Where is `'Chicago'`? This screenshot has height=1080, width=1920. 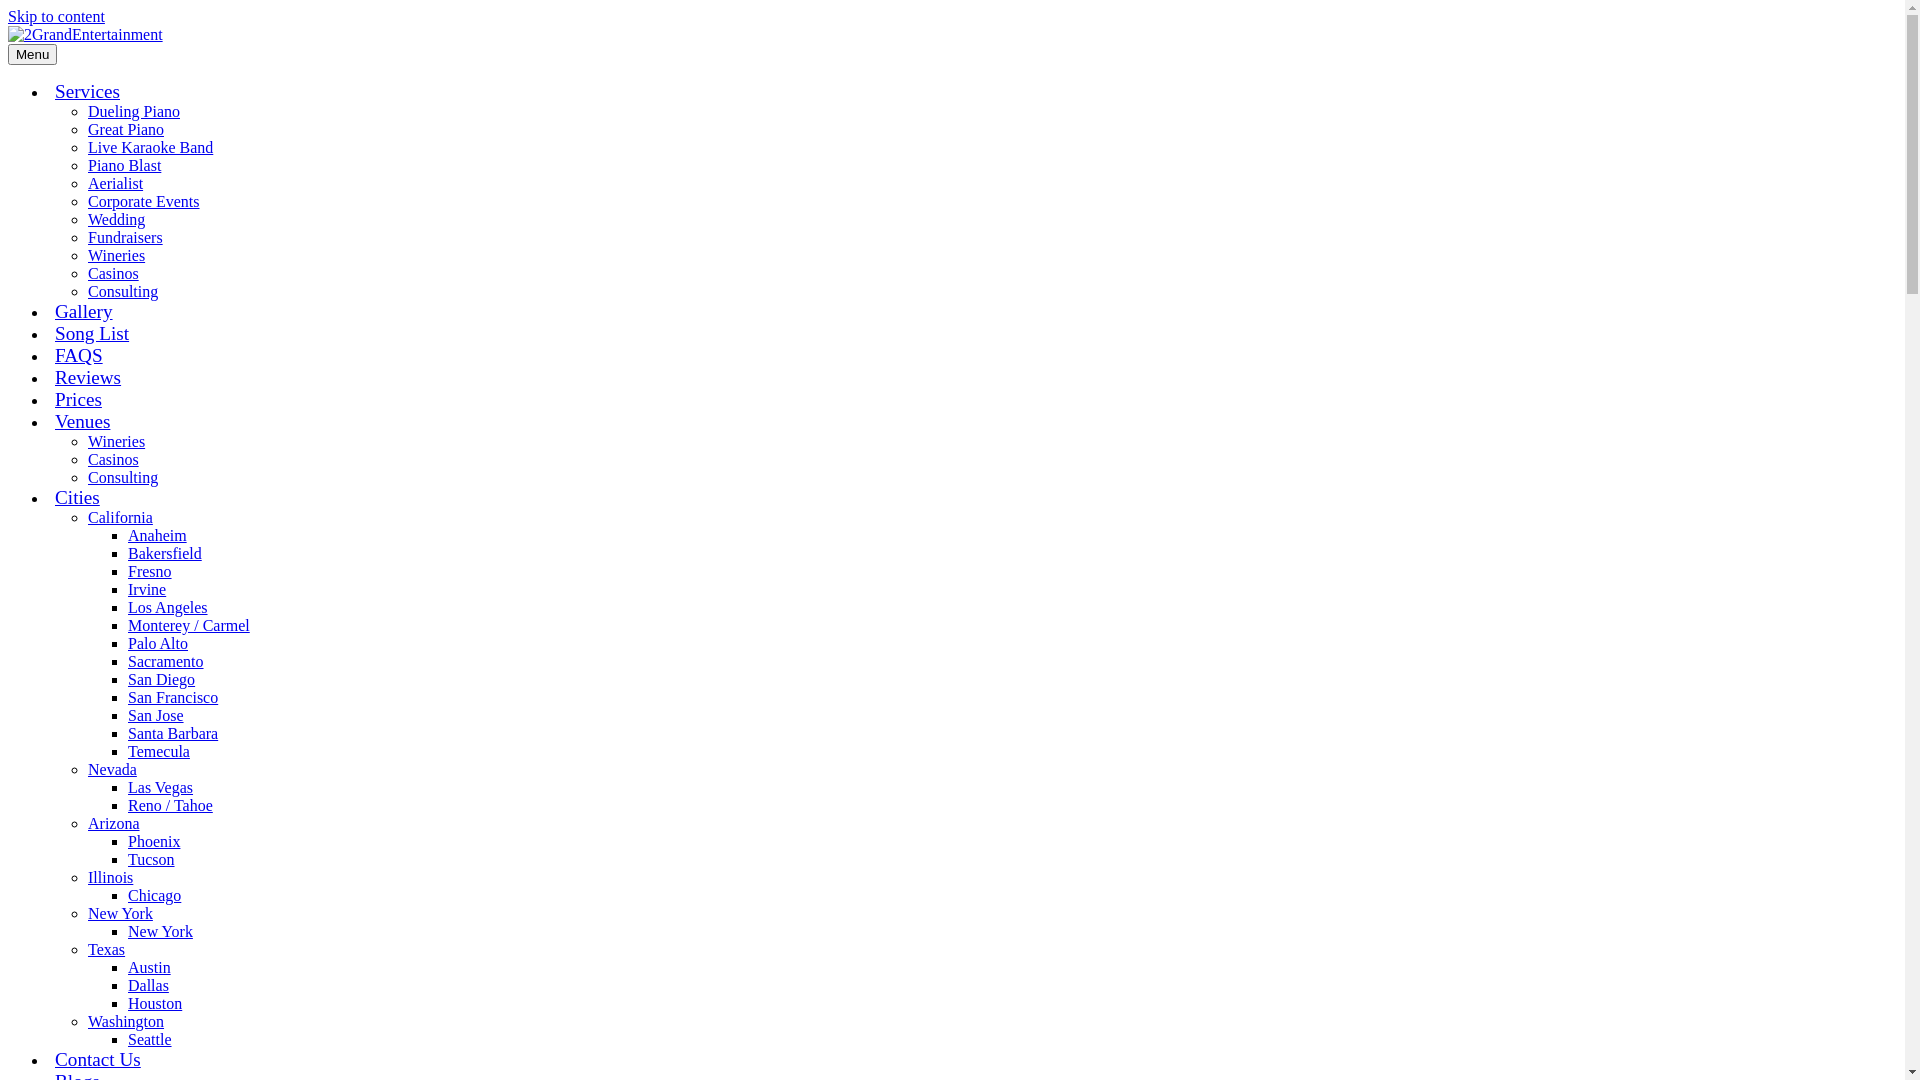 'Chicago' is located at coordinates (153, 894).